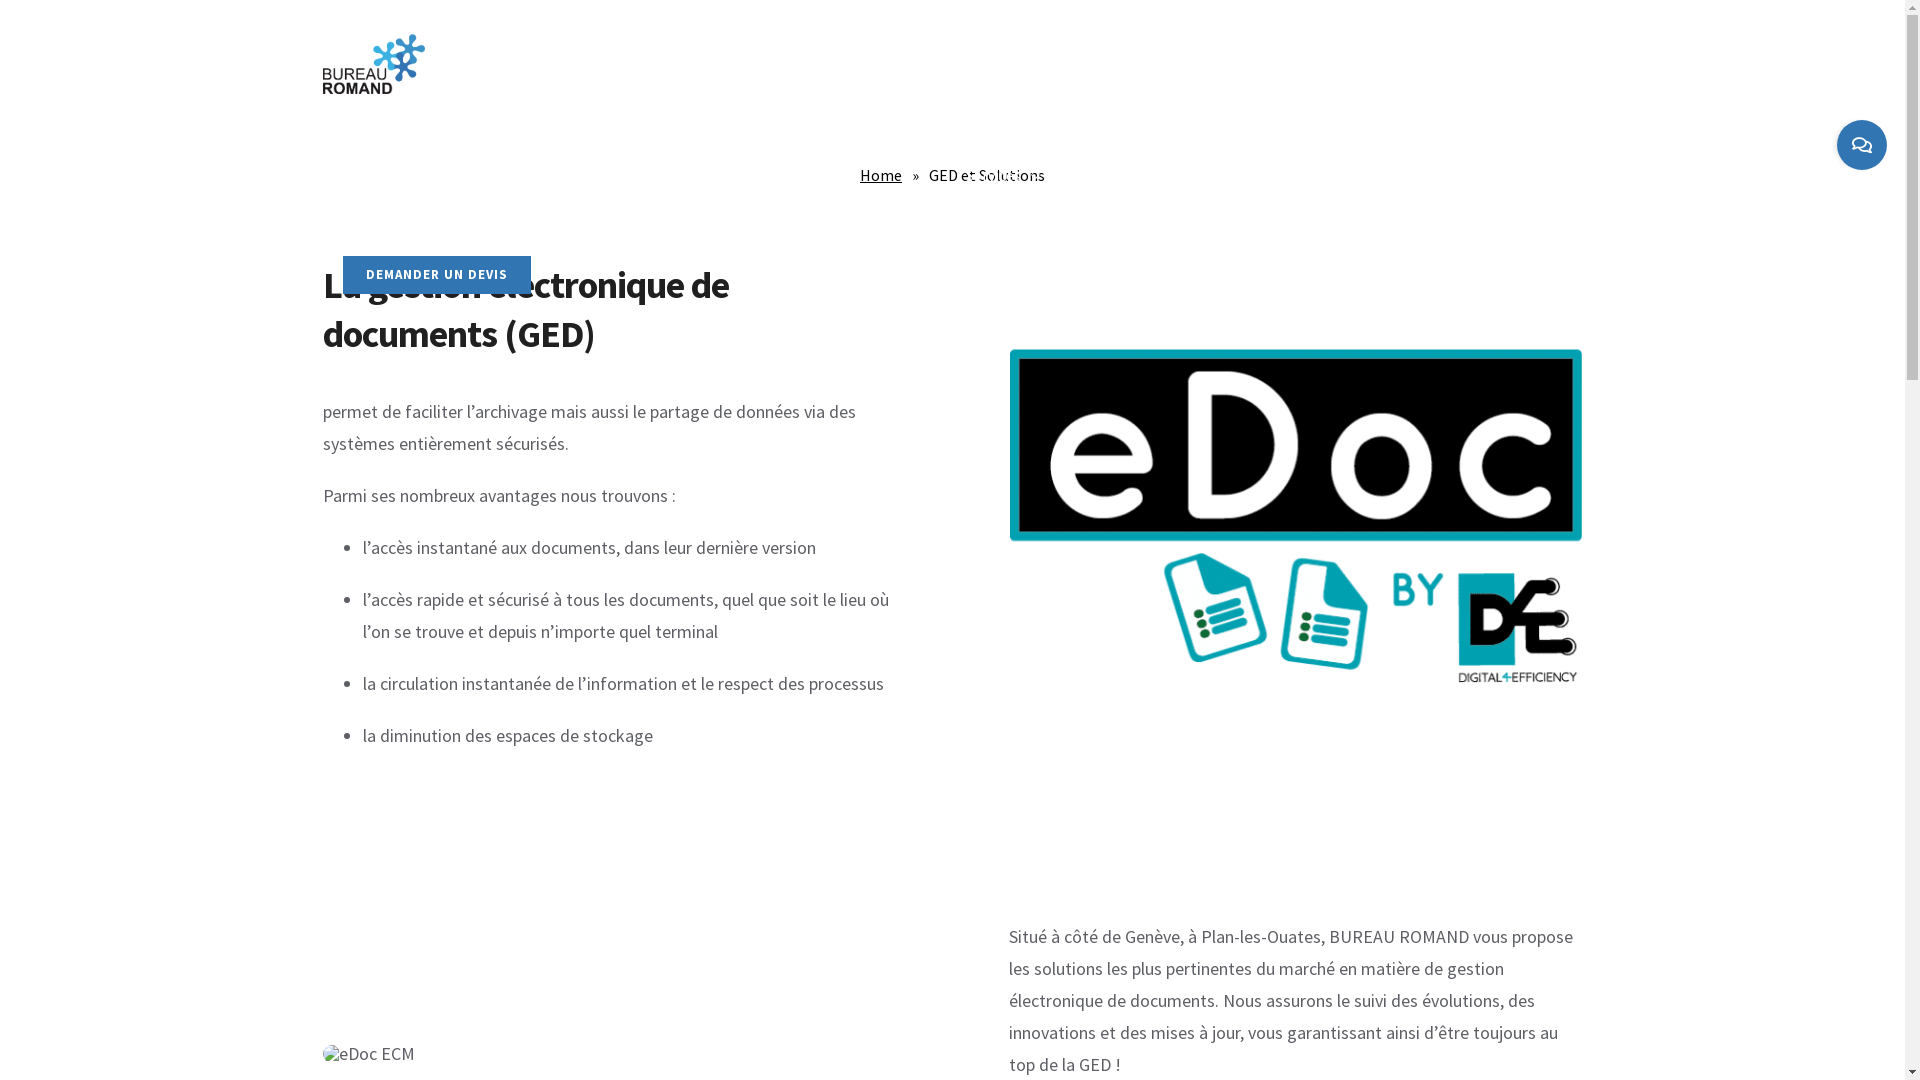 The width and height of the screenshot is (1920, 1080). What do you see at coordinates (1295, 509) in the screenshot?
I see `'edoc OK FINAL'` at bounding box center [1295, 509].